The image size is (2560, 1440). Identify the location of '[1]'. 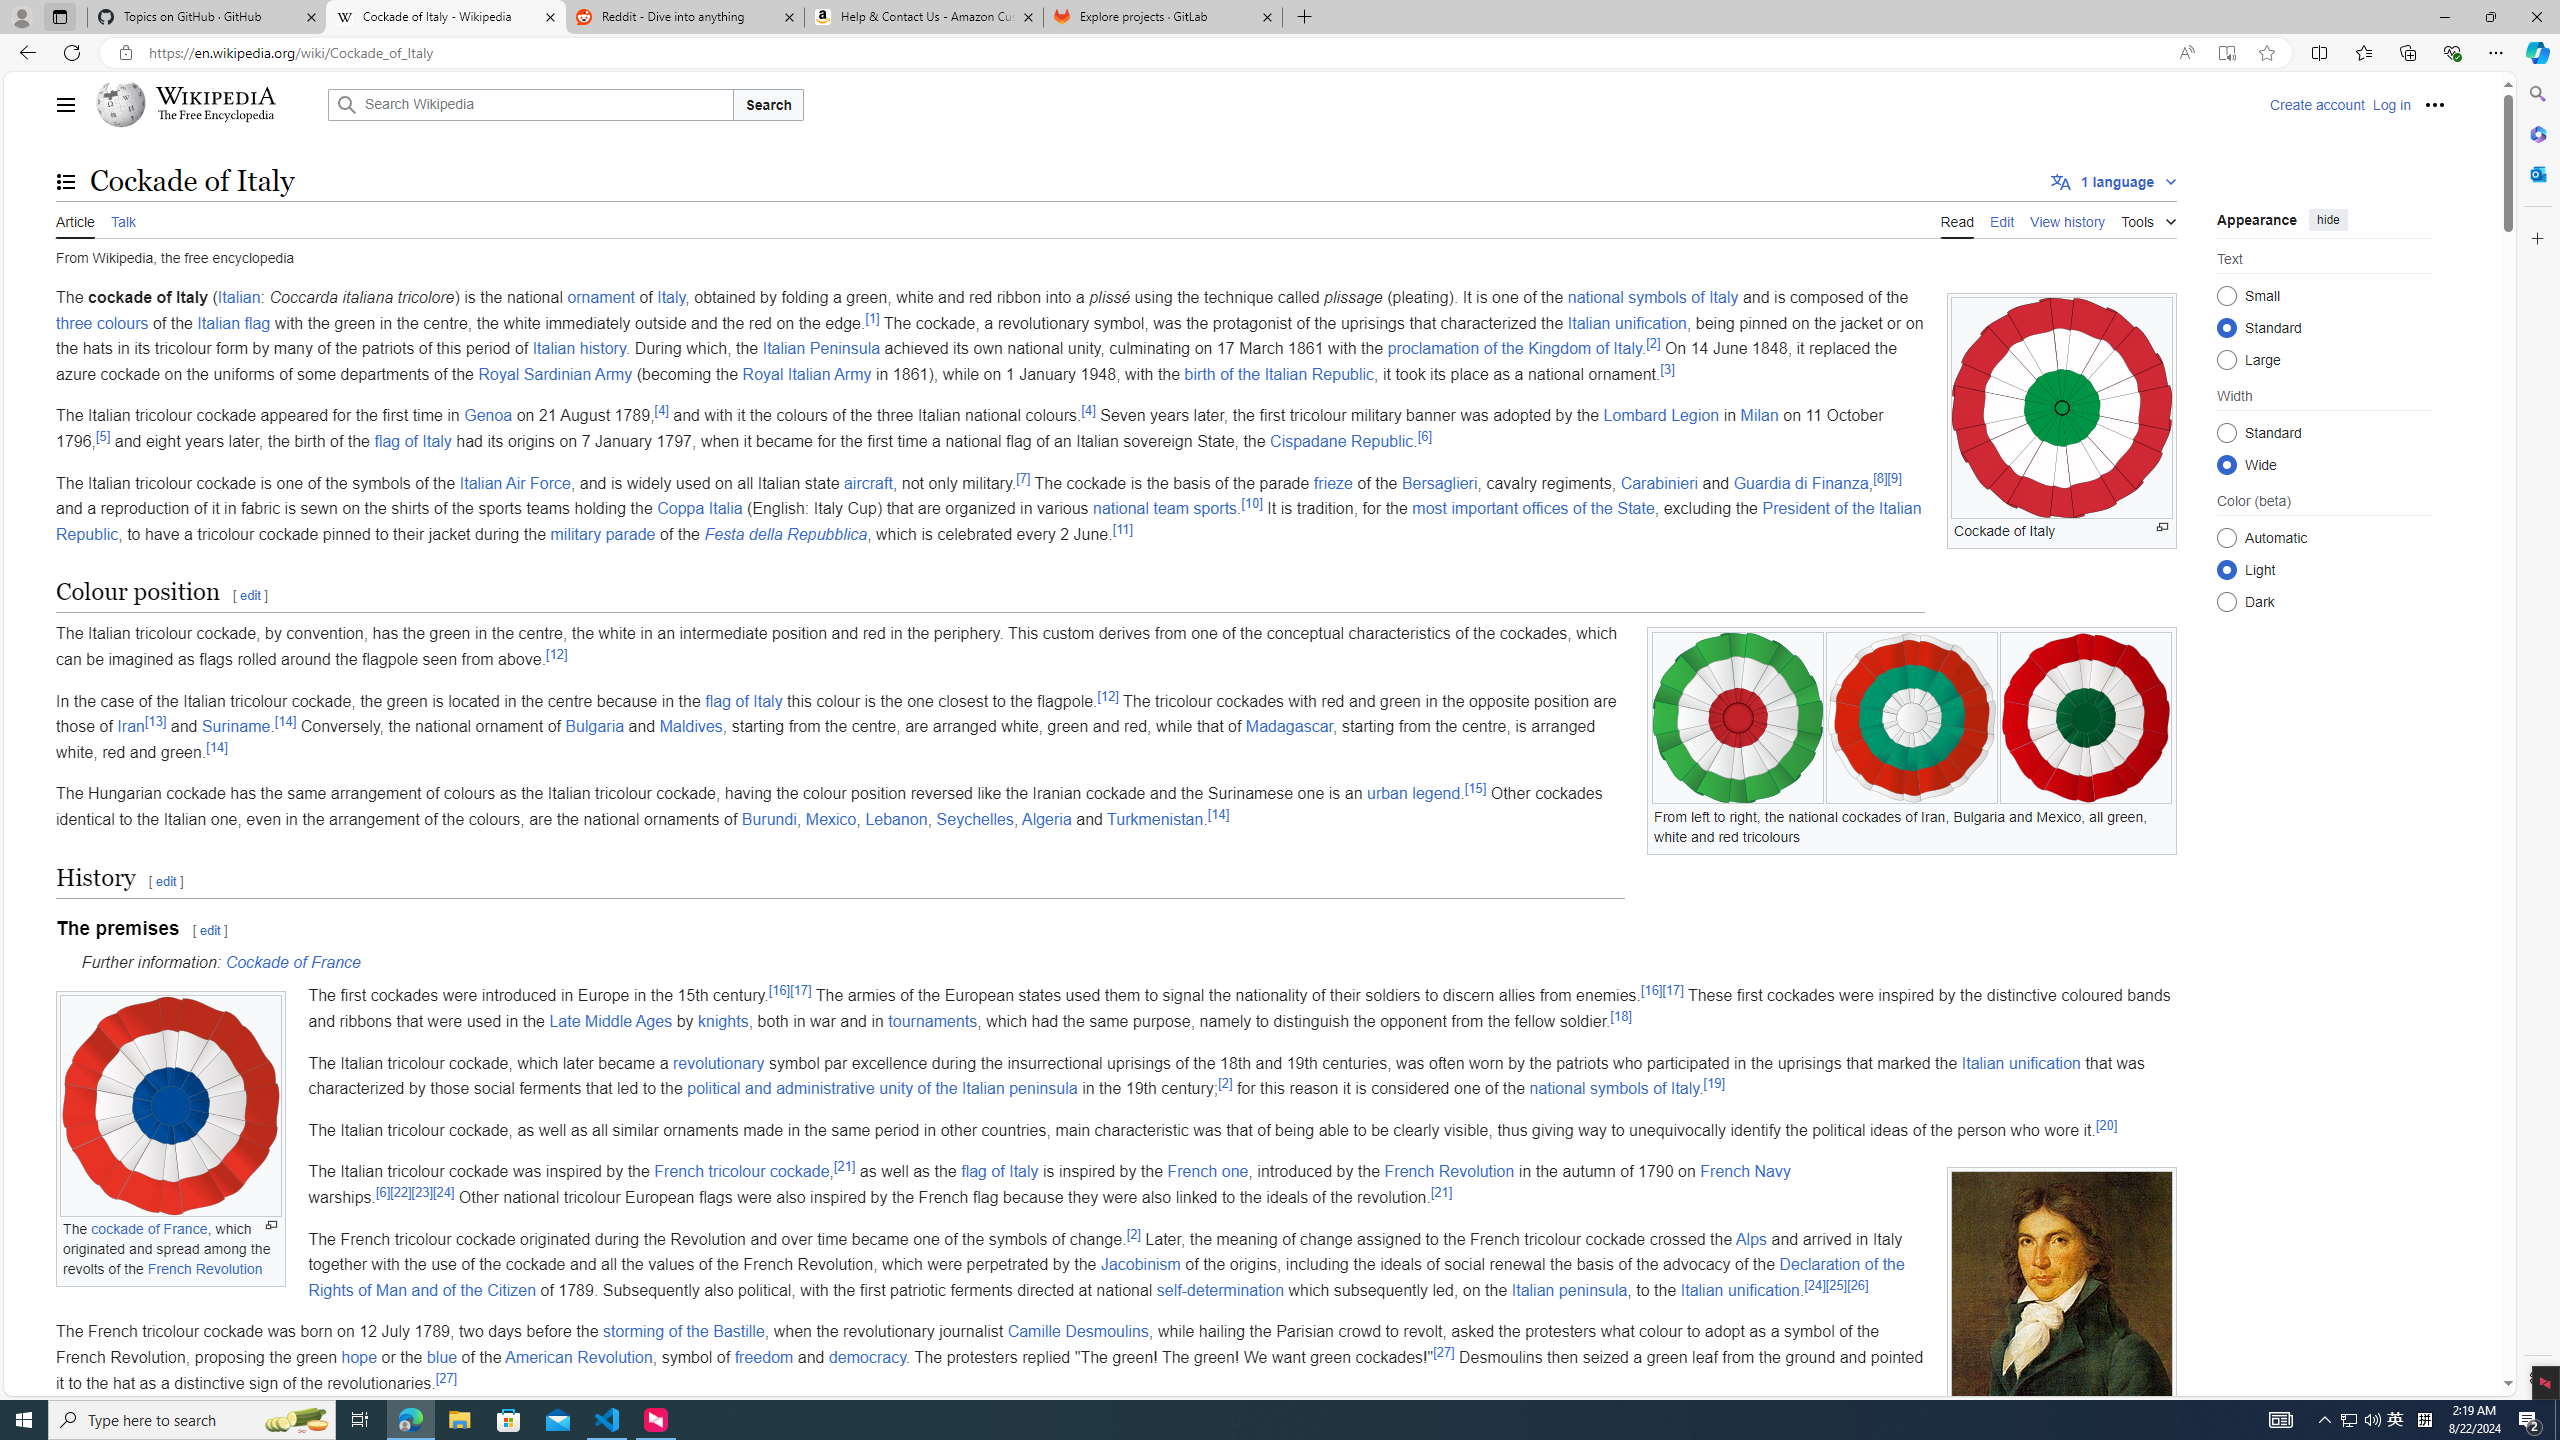
(872, 317).